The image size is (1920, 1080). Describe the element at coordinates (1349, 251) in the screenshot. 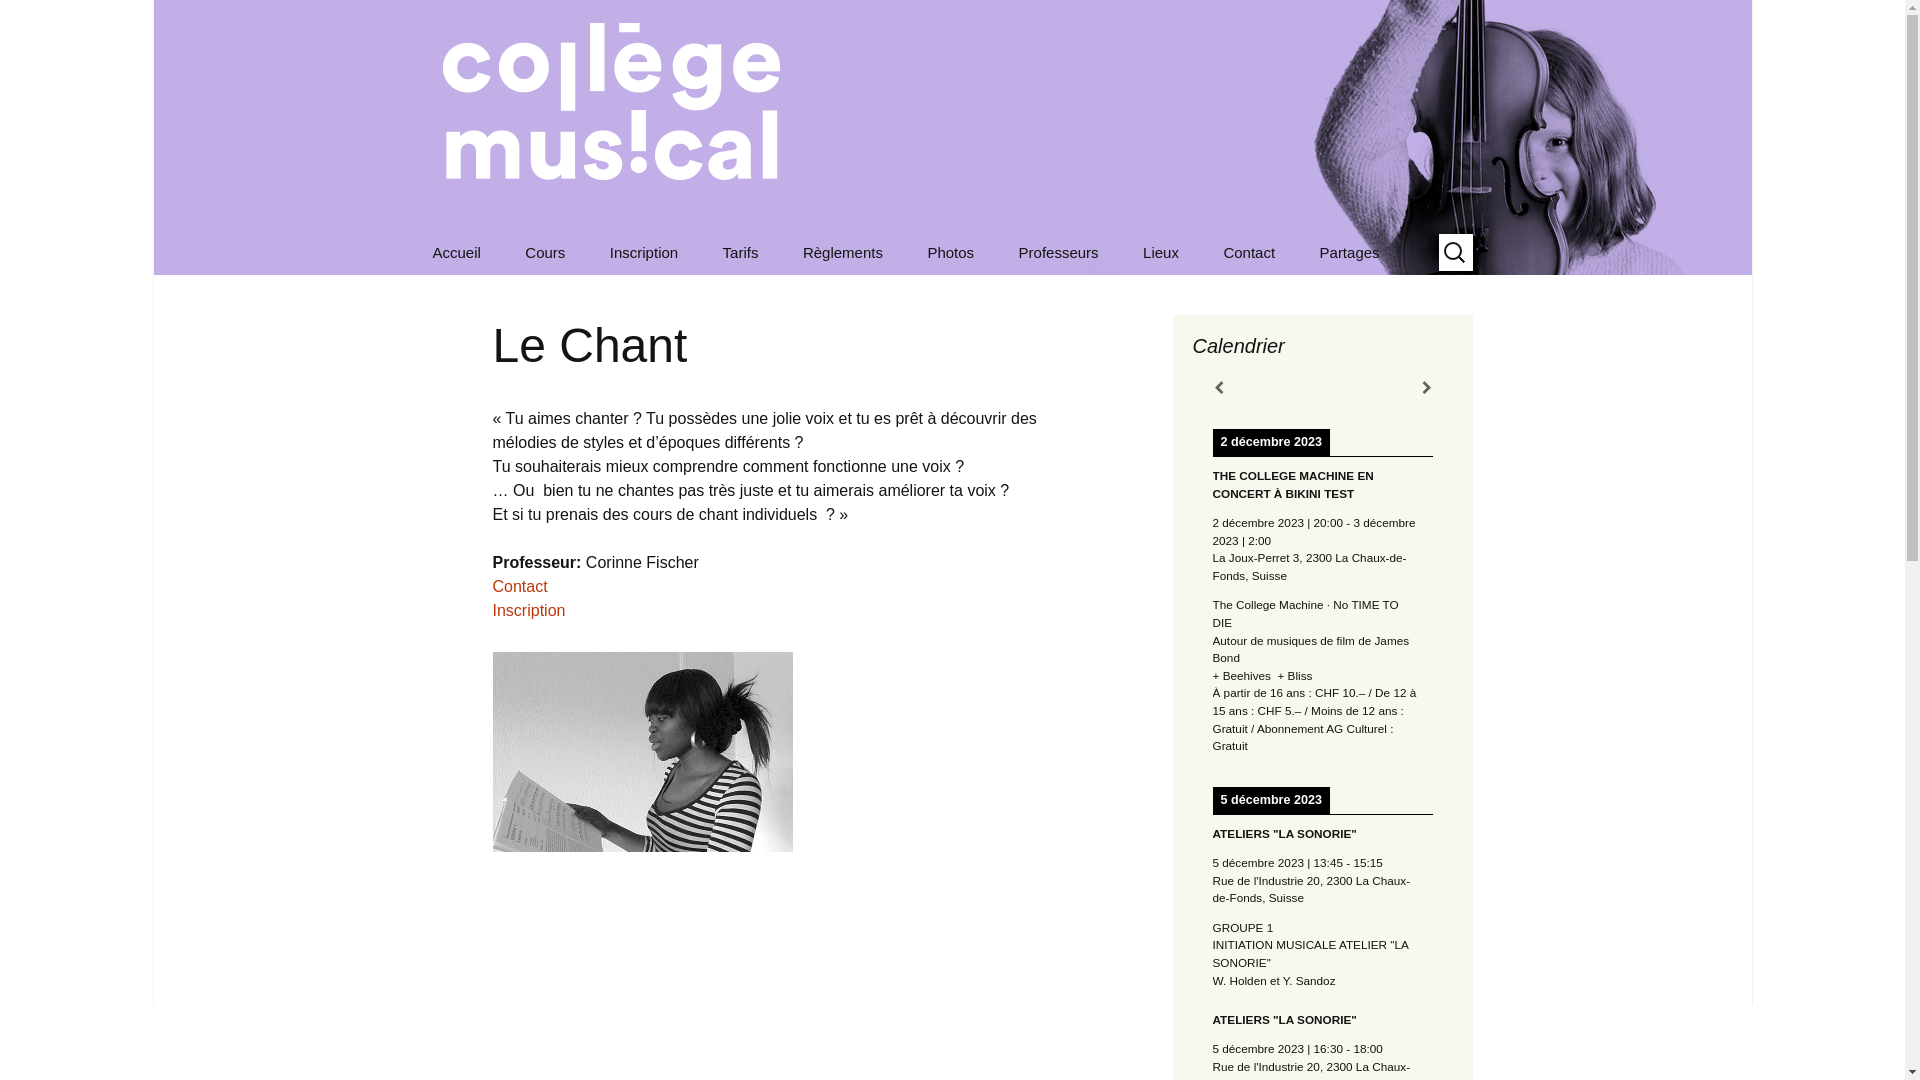

I see `'Partages'` at that location.